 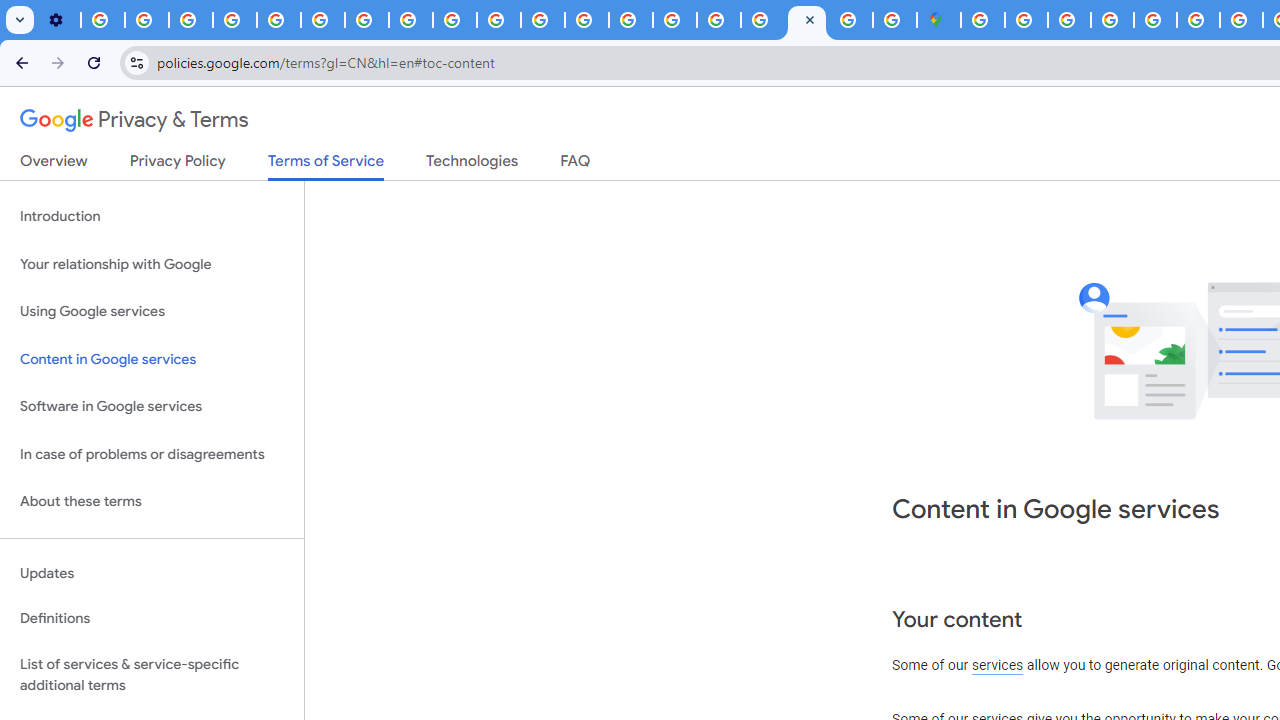 What do you see at coordinates (151, 675) in the screenshot?
I see `'List of services & service-specific additional terms'` at bounding box center [151, 675].